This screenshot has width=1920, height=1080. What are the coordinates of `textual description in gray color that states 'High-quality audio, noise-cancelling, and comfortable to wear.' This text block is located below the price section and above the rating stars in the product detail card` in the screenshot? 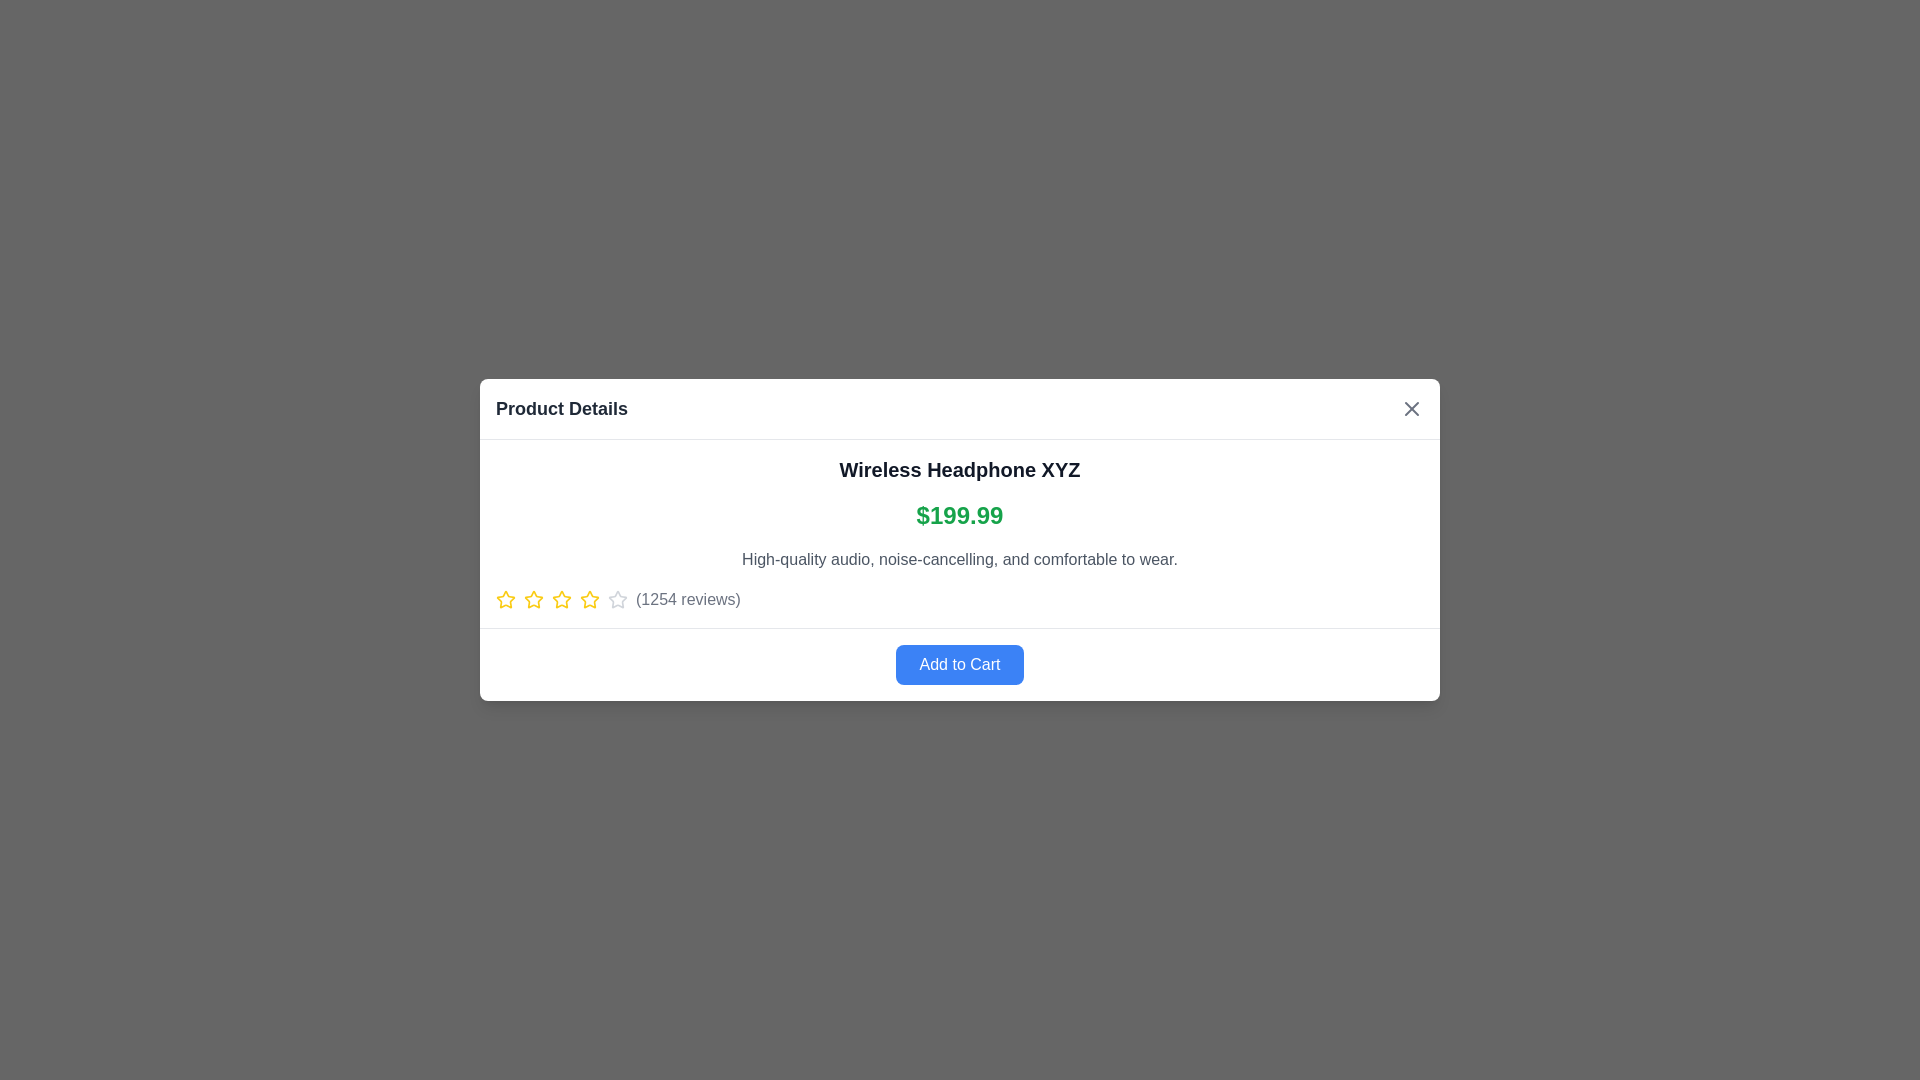 It's located at (960, 559).